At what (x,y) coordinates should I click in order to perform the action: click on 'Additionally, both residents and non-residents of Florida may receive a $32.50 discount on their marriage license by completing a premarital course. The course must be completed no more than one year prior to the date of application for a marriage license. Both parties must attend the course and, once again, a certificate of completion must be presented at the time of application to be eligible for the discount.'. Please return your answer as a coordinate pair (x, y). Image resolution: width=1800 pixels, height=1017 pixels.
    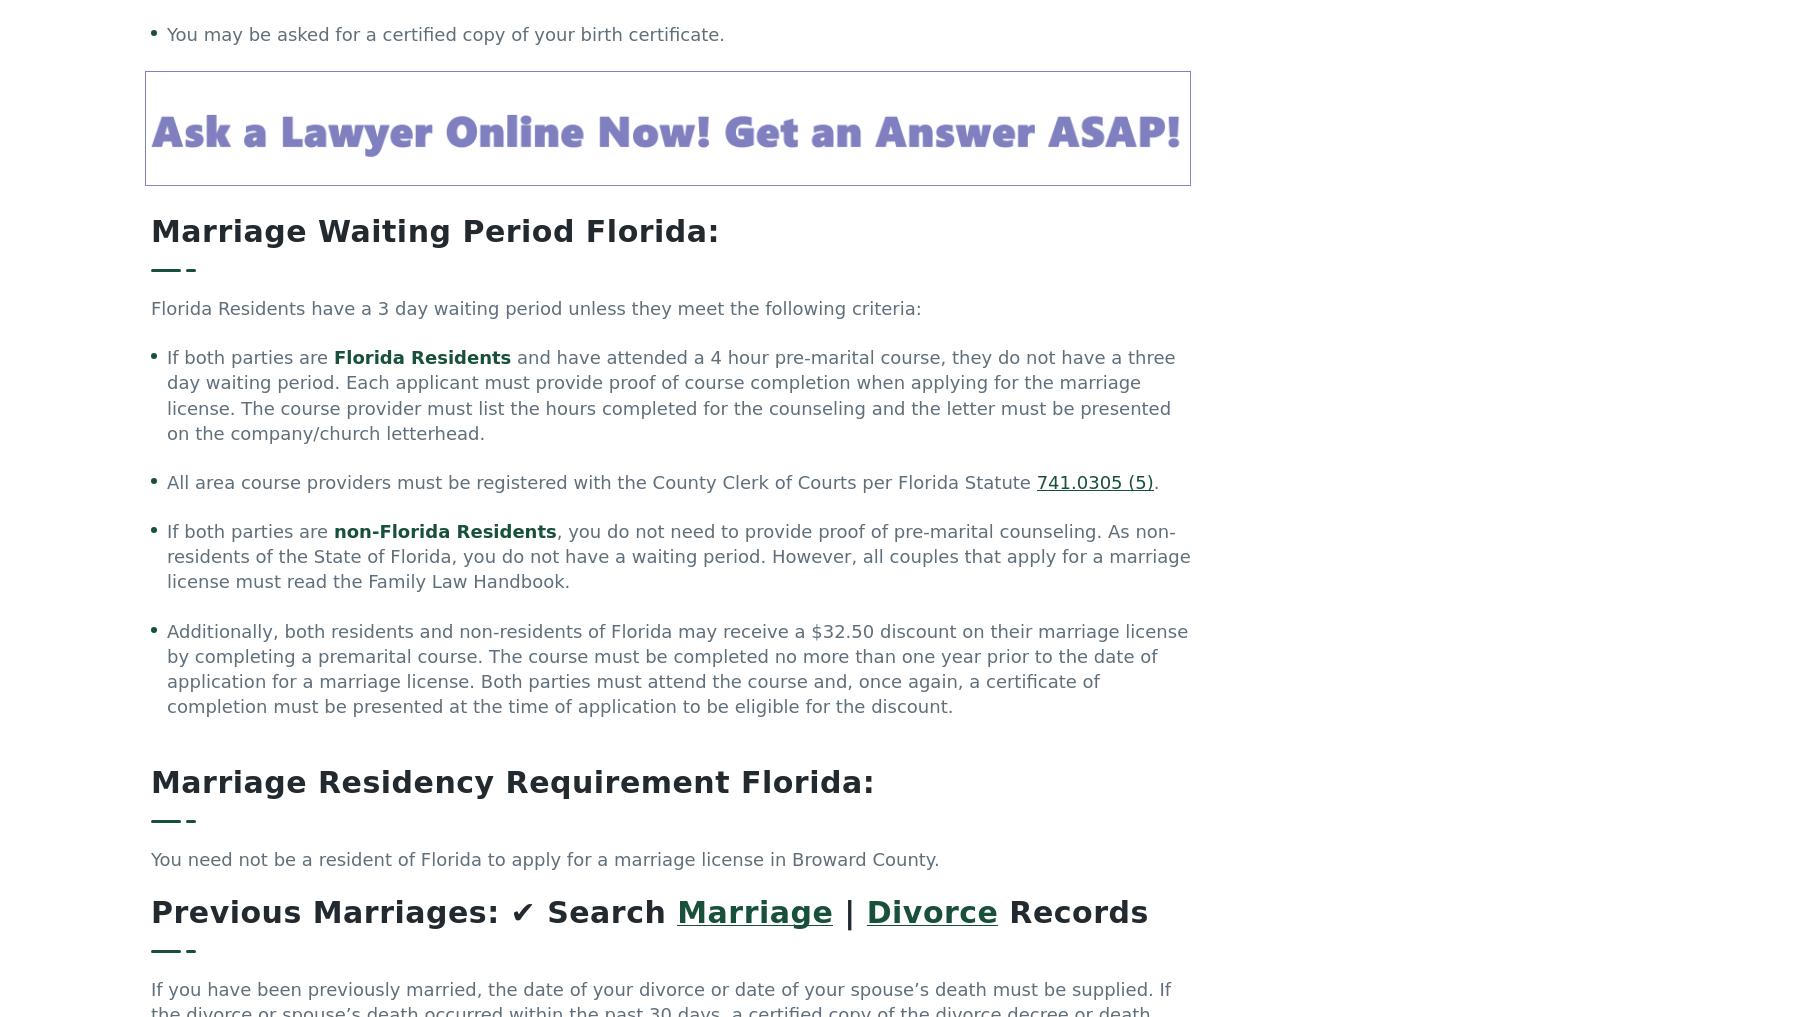
    Looking at the image, I should click on (676, 673).